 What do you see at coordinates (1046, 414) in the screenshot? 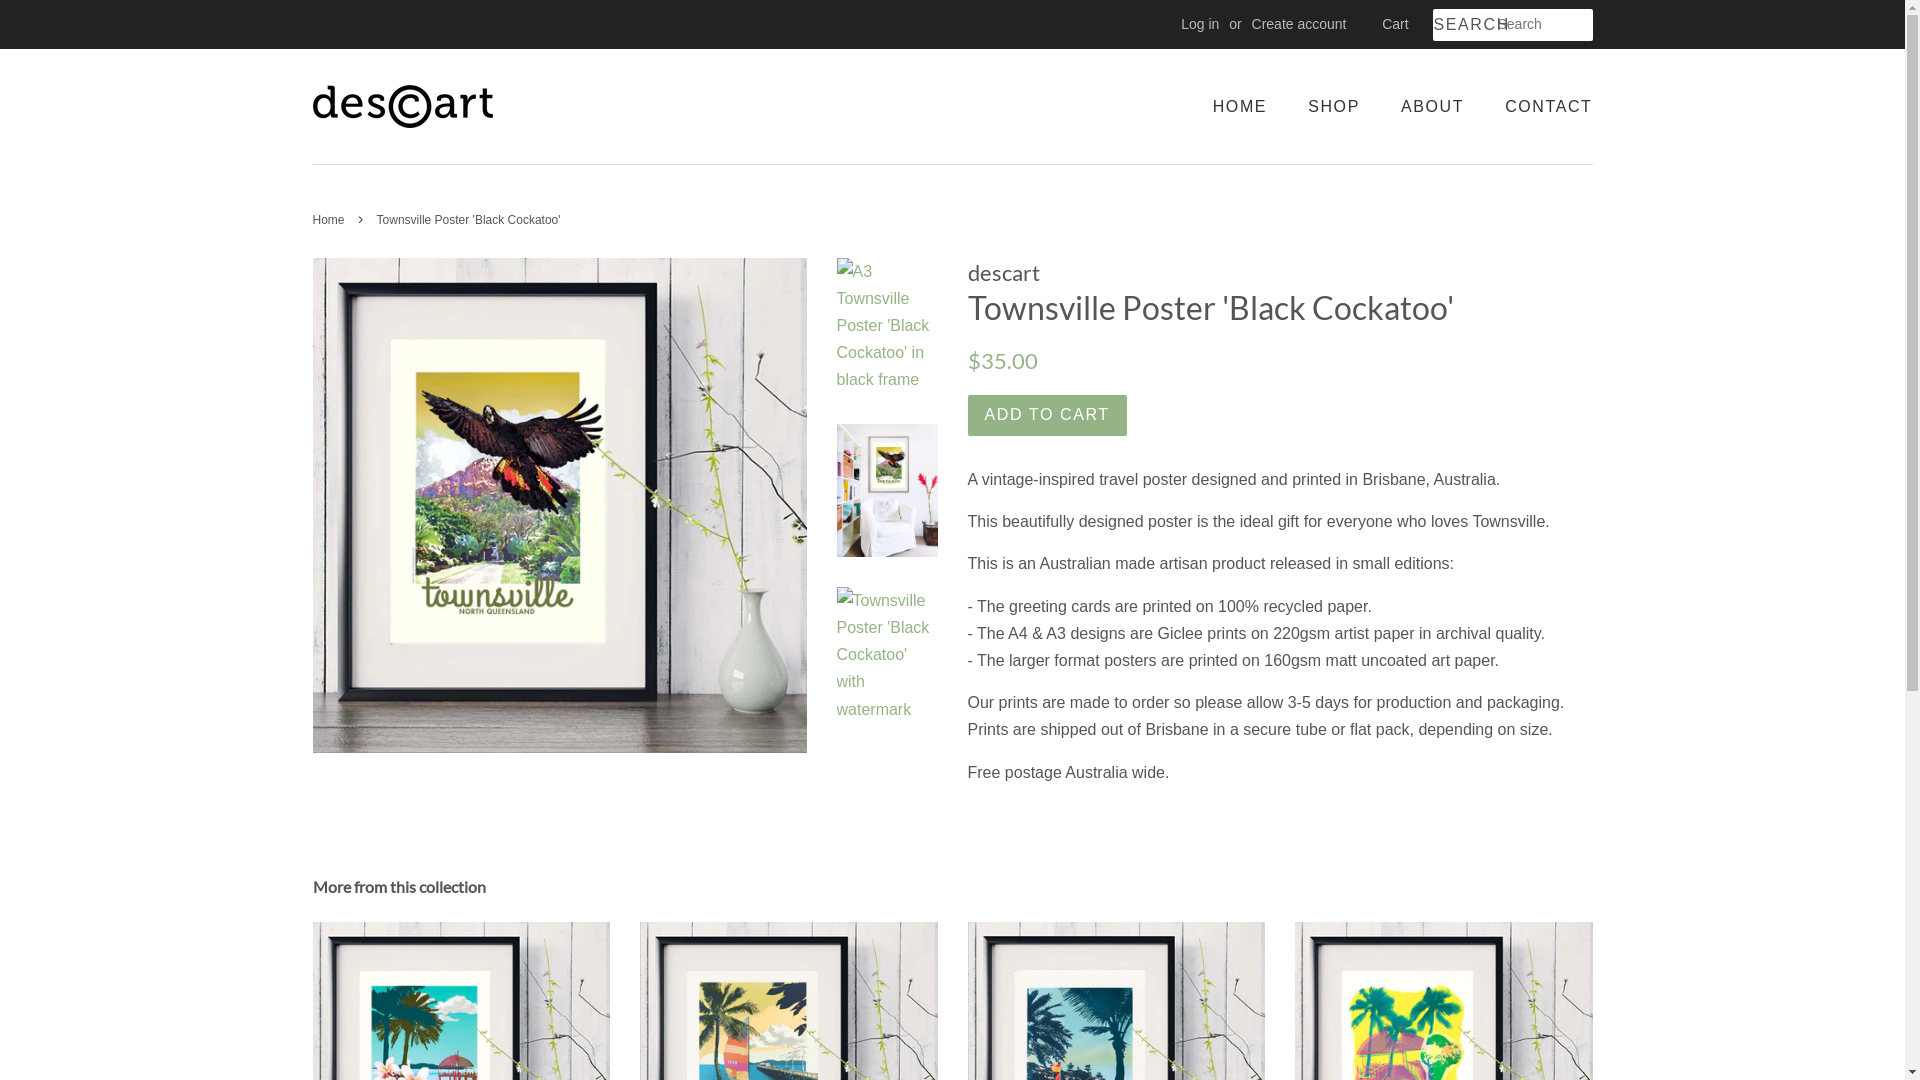
I see `'ADD TO CART'` at bounding box center [1046, 414].